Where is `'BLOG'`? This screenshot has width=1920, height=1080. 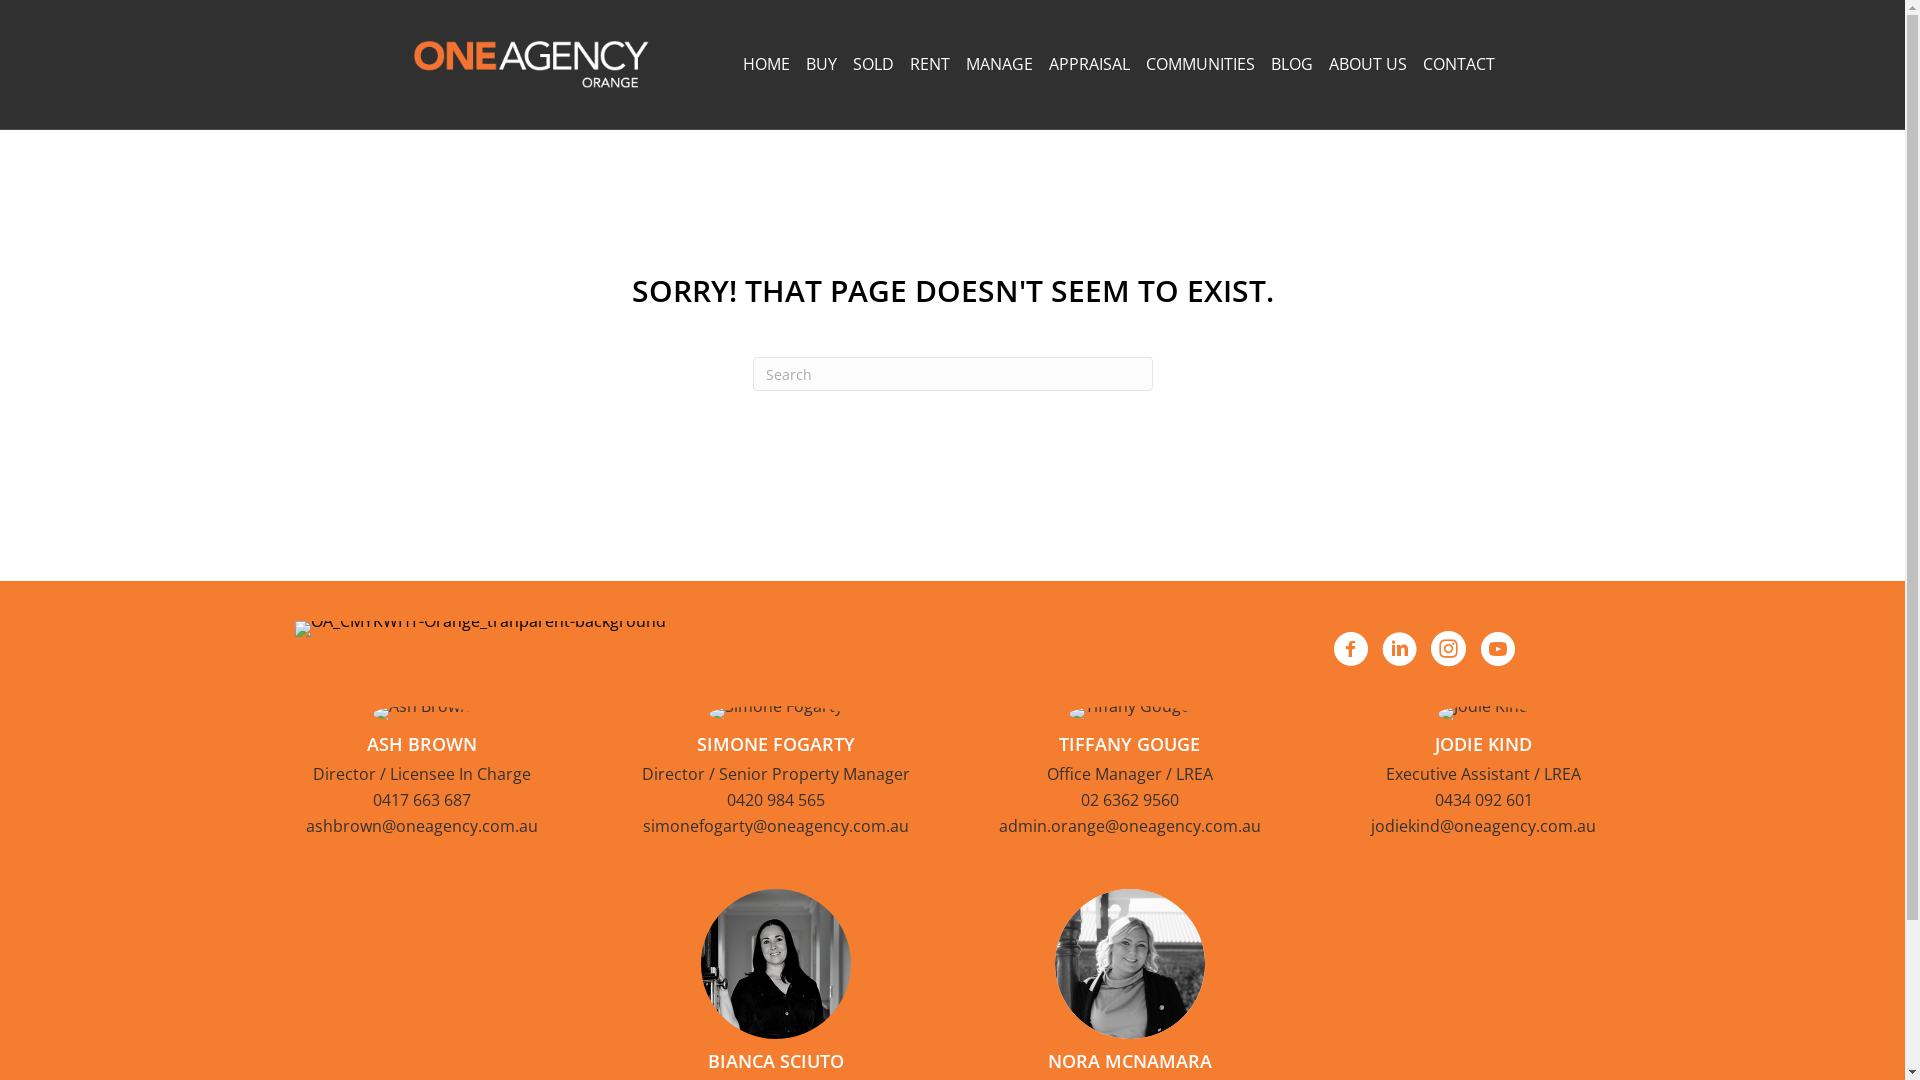 'BLOG' is located at coordinates (1291, 63).